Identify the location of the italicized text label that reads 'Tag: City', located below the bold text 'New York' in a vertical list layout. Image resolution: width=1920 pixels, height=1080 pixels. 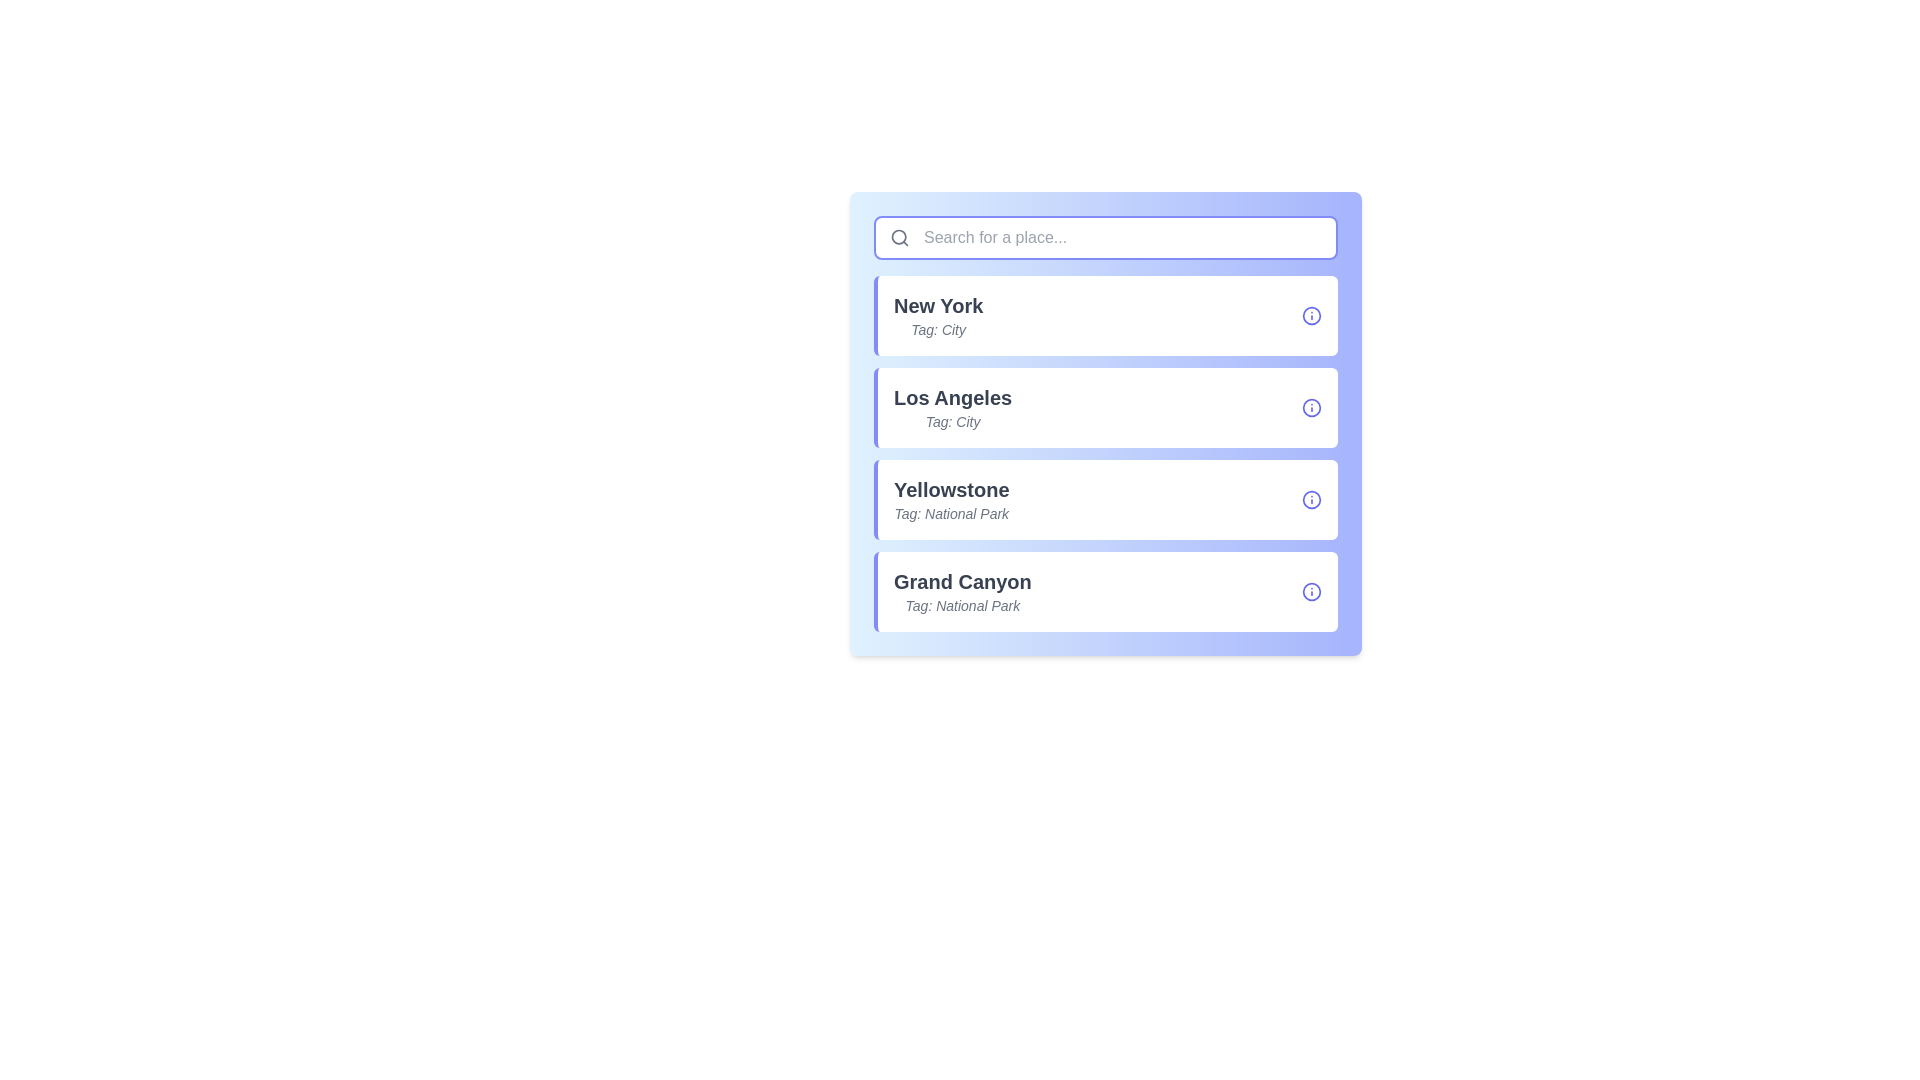
(937, 329).